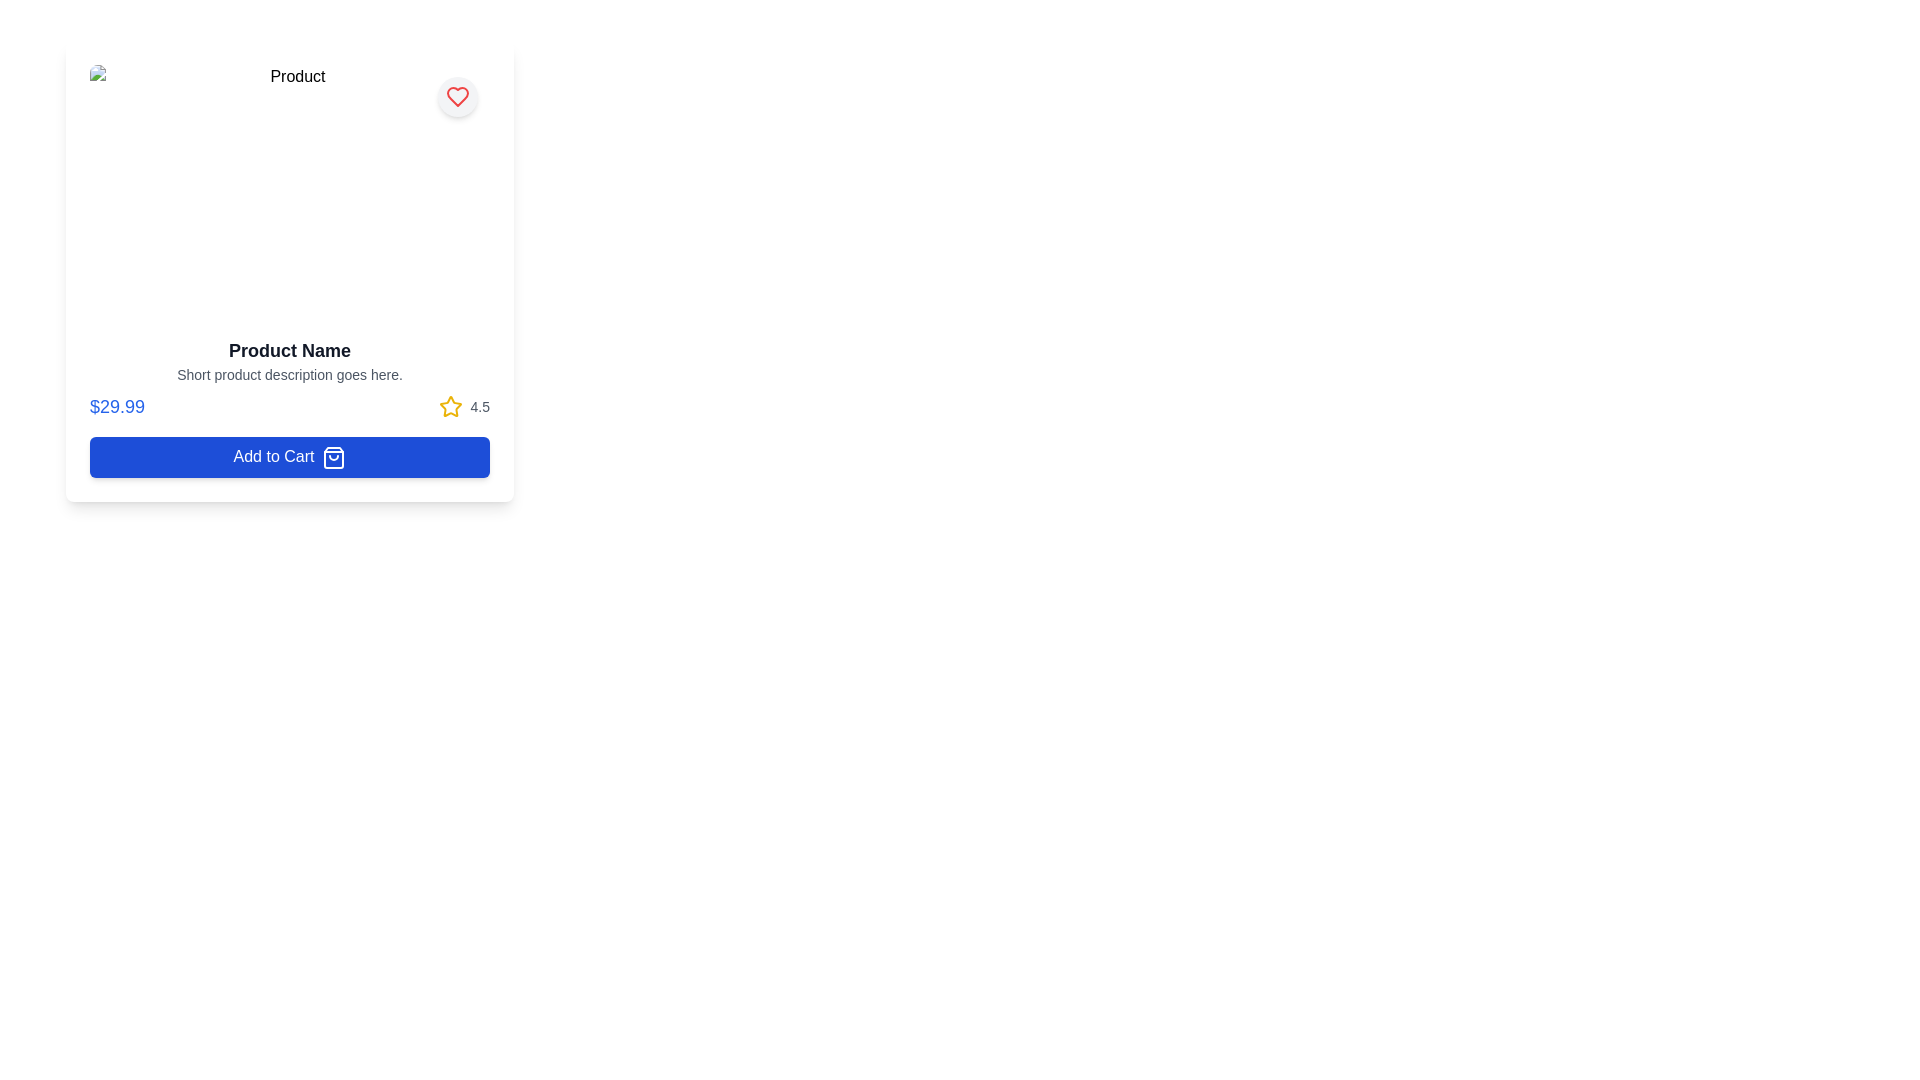  What do you see at coordinates (288, 374) in the screenshot?
I see `the text element displaying 'Short product description goes here.', which is located below the 'Product Name' and above the price '$29.99'` at bounding box center [288, 374].